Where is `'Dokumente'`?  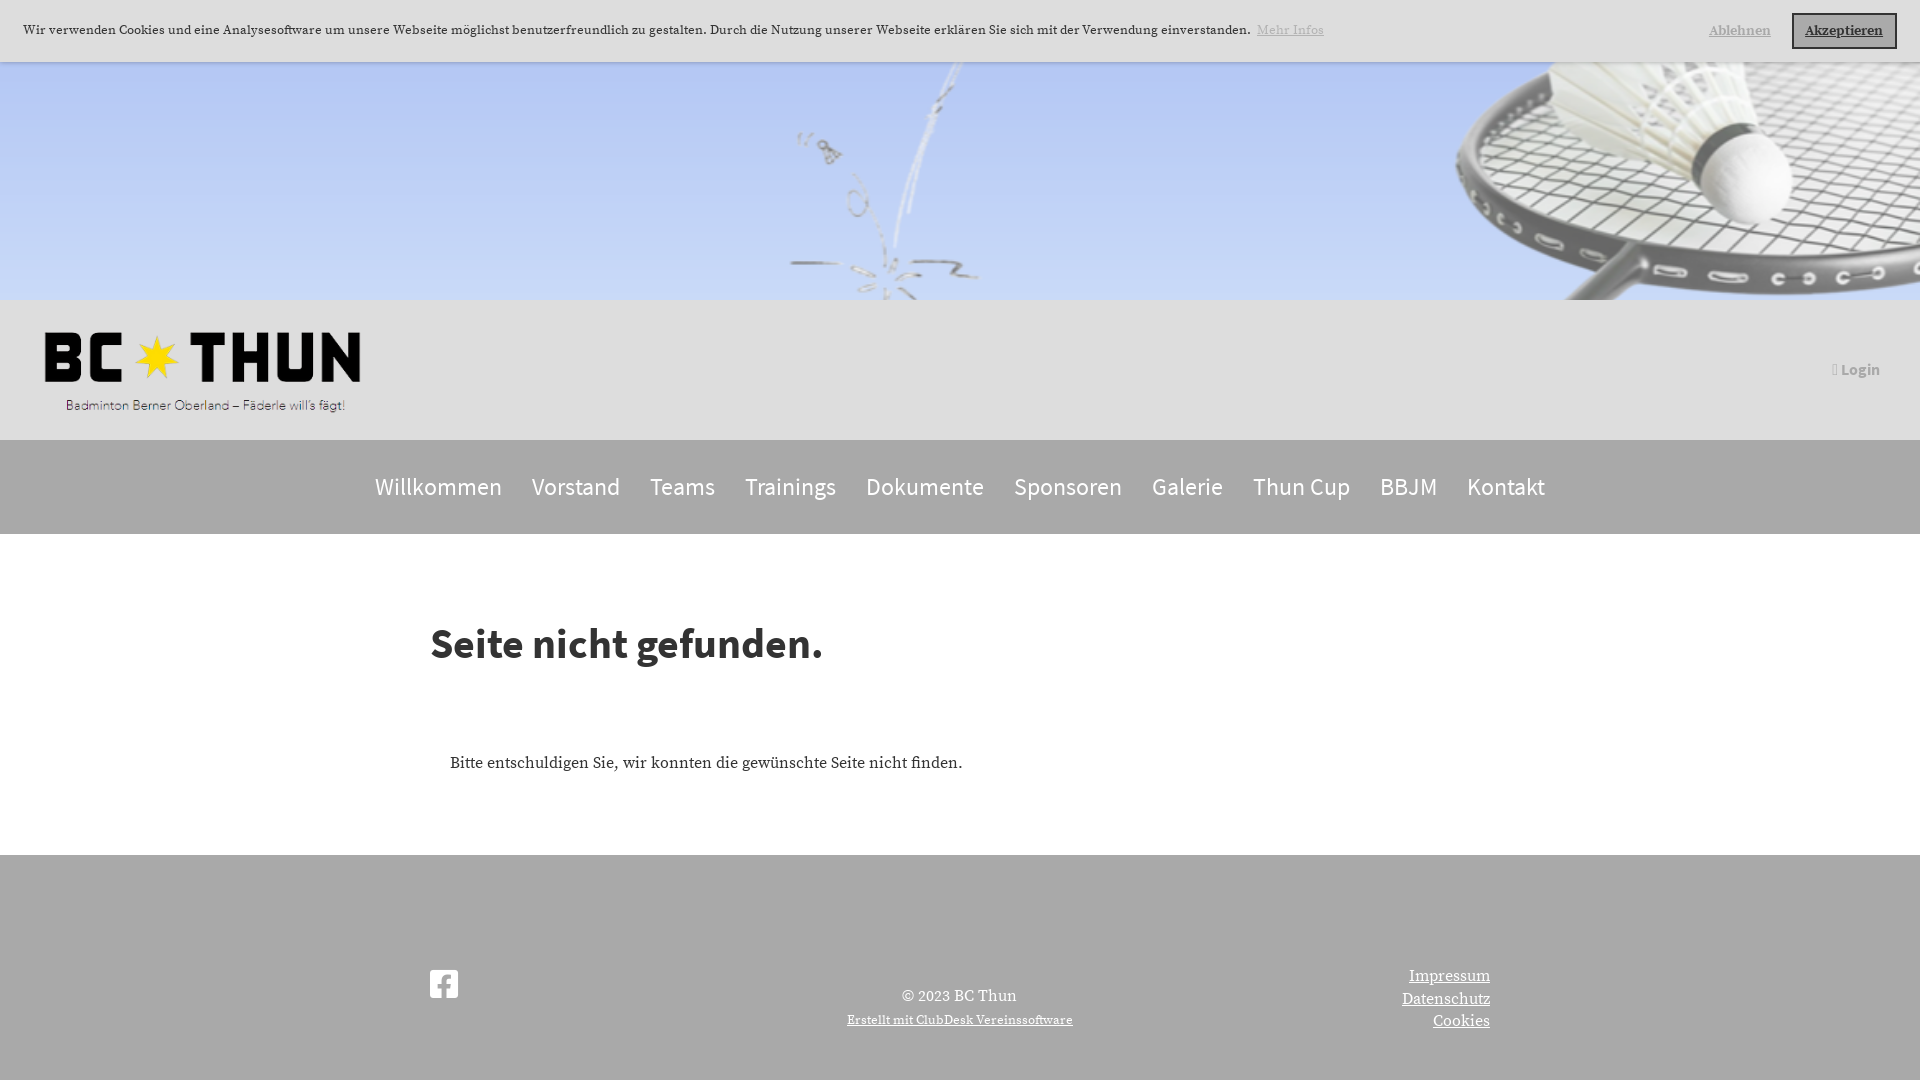
'Dokumente' is located at coordinates (924, 486).